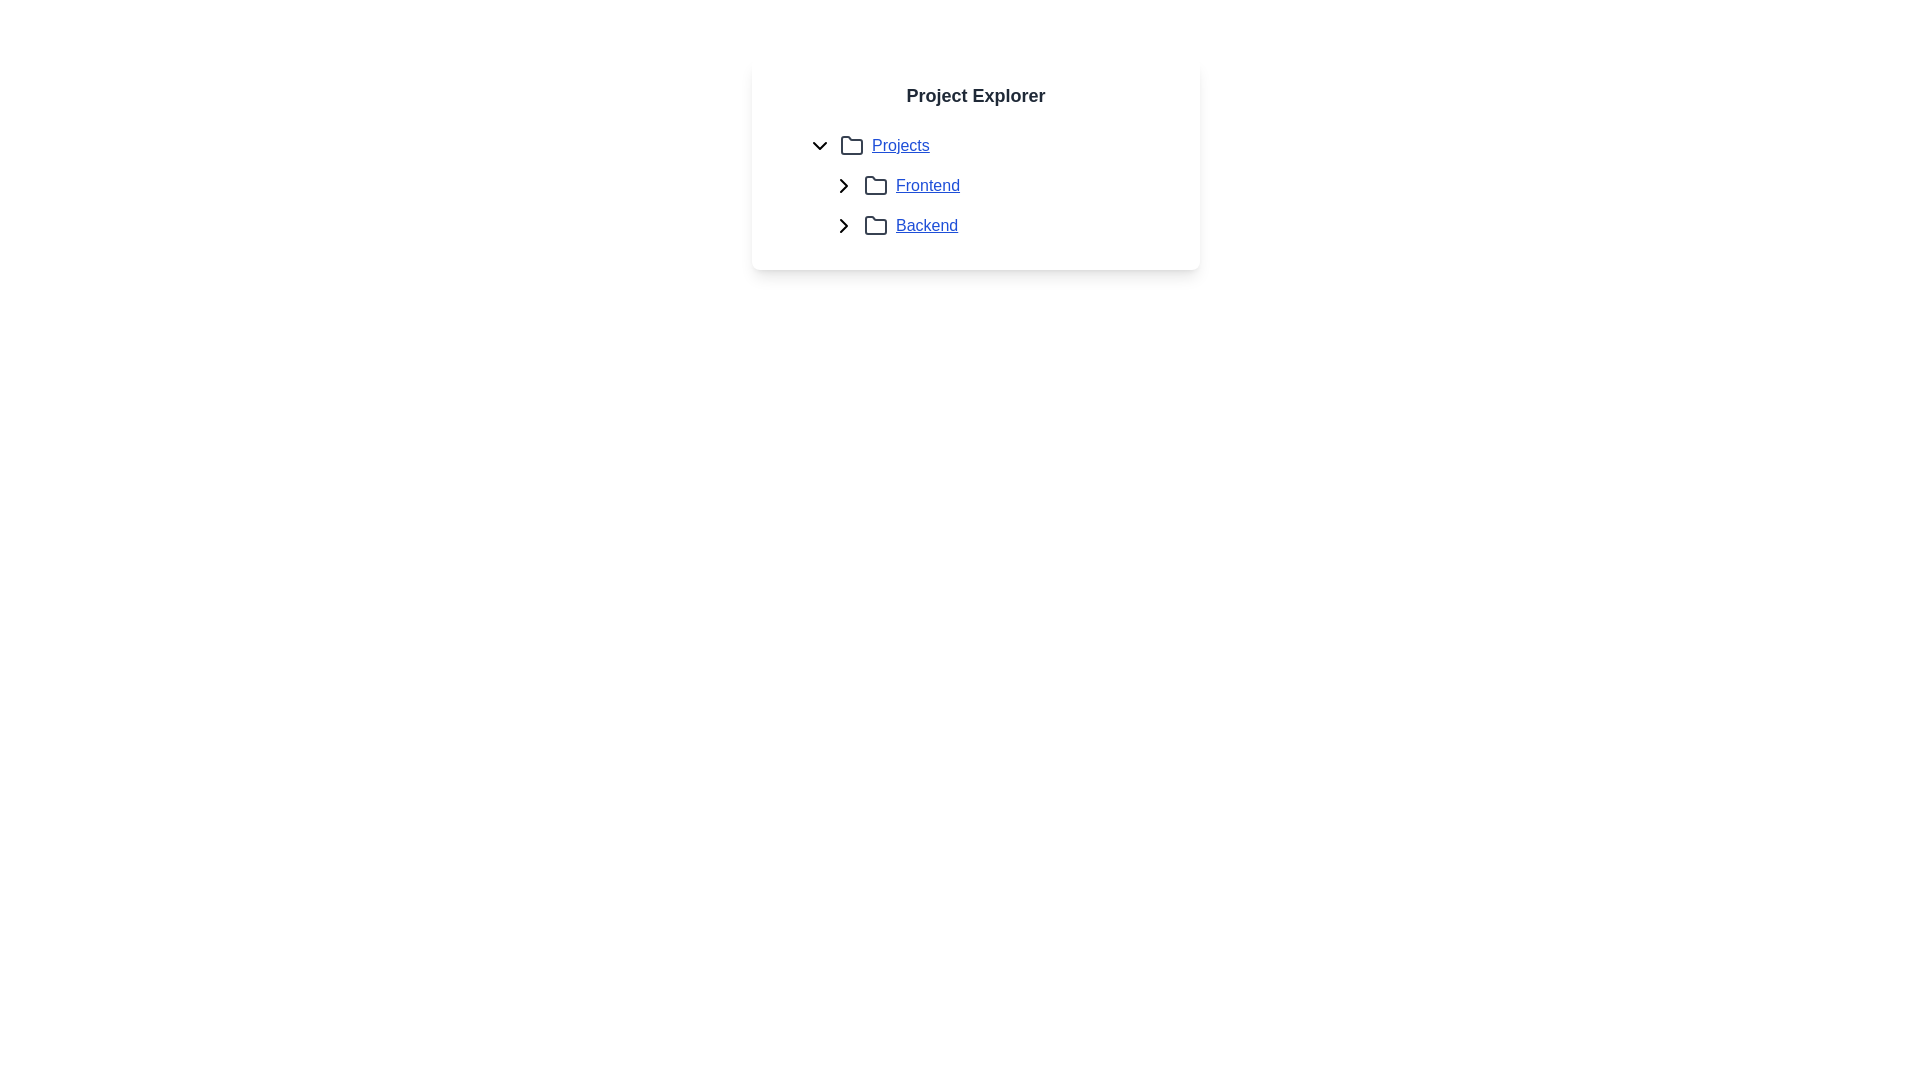  Describe the element at coordinates (844, 185) in the screenshot. I see `the arrow icon that indicates expand/collapse for the 'Frontend' section` at that location.